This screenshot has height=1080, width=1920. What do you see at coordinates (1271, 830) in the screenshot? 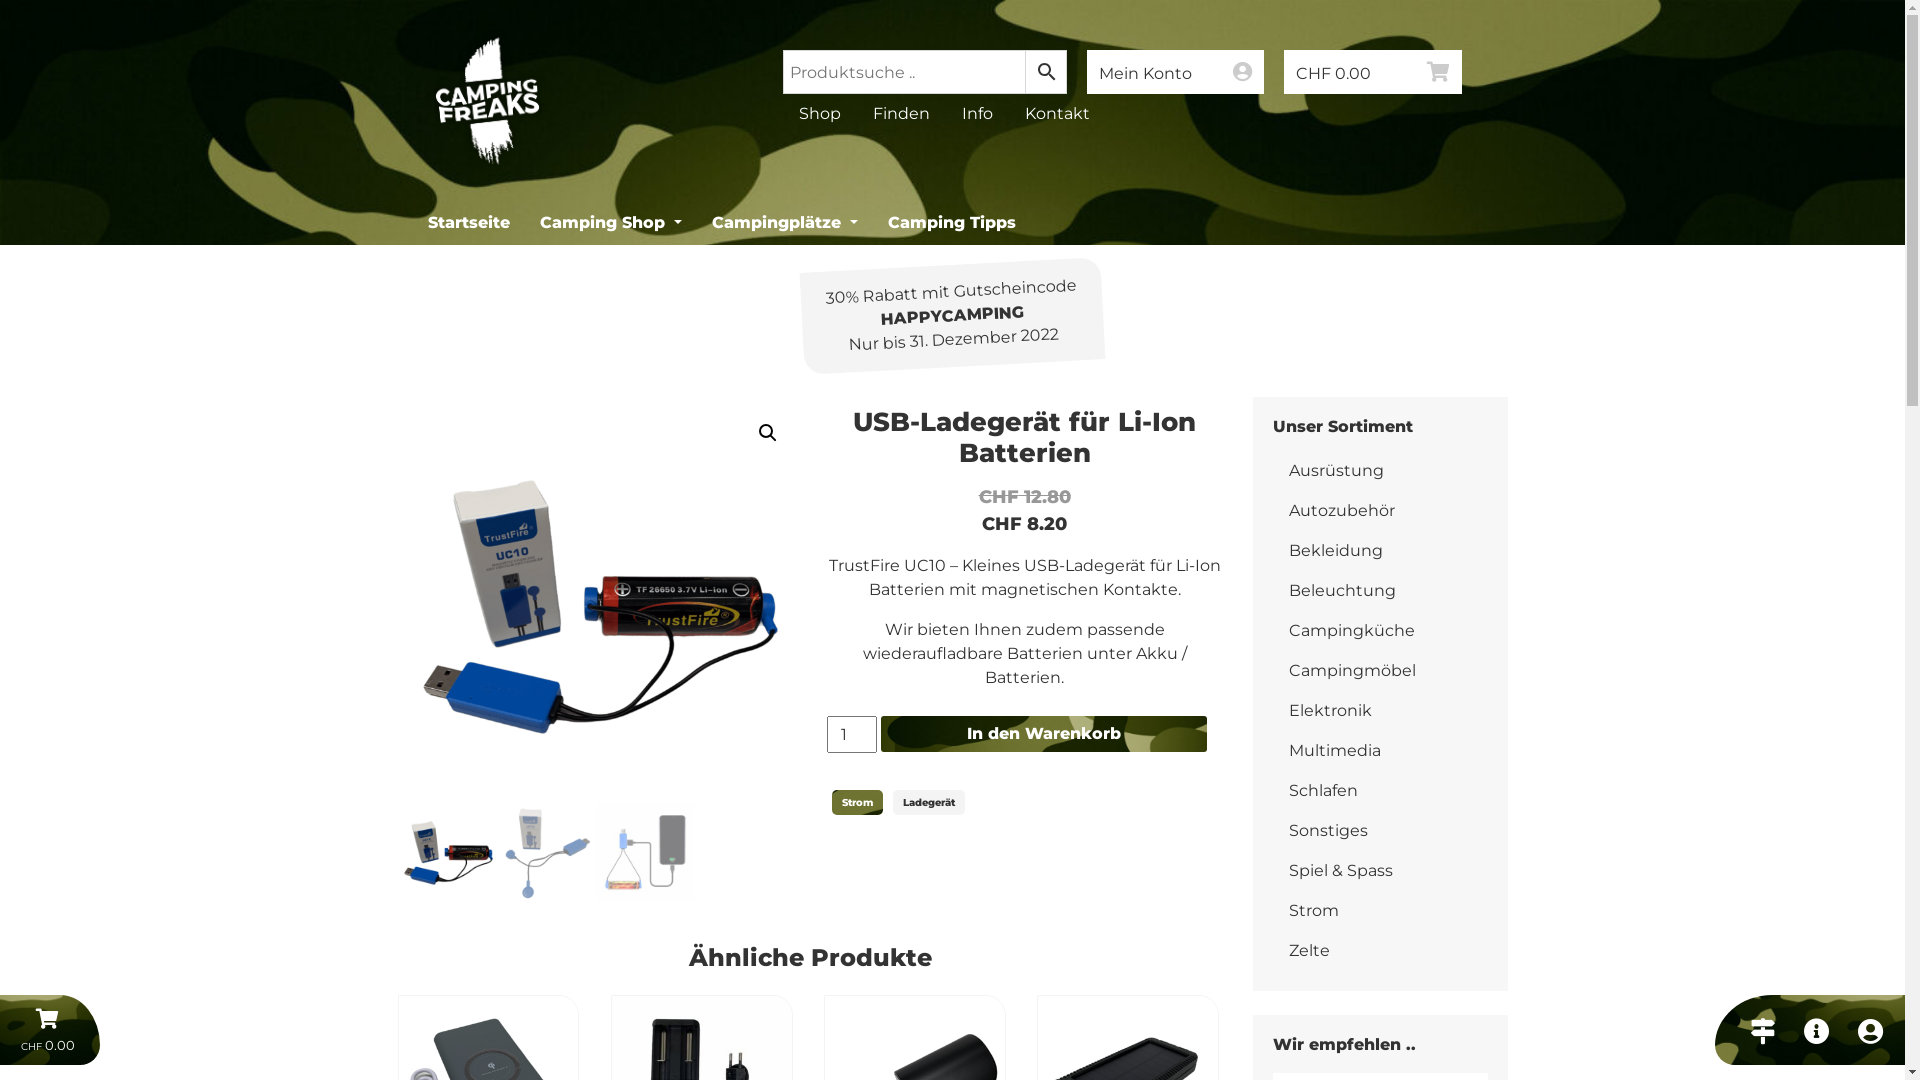
I see `'Sonstiges'` at bounding box center [1271, 830].